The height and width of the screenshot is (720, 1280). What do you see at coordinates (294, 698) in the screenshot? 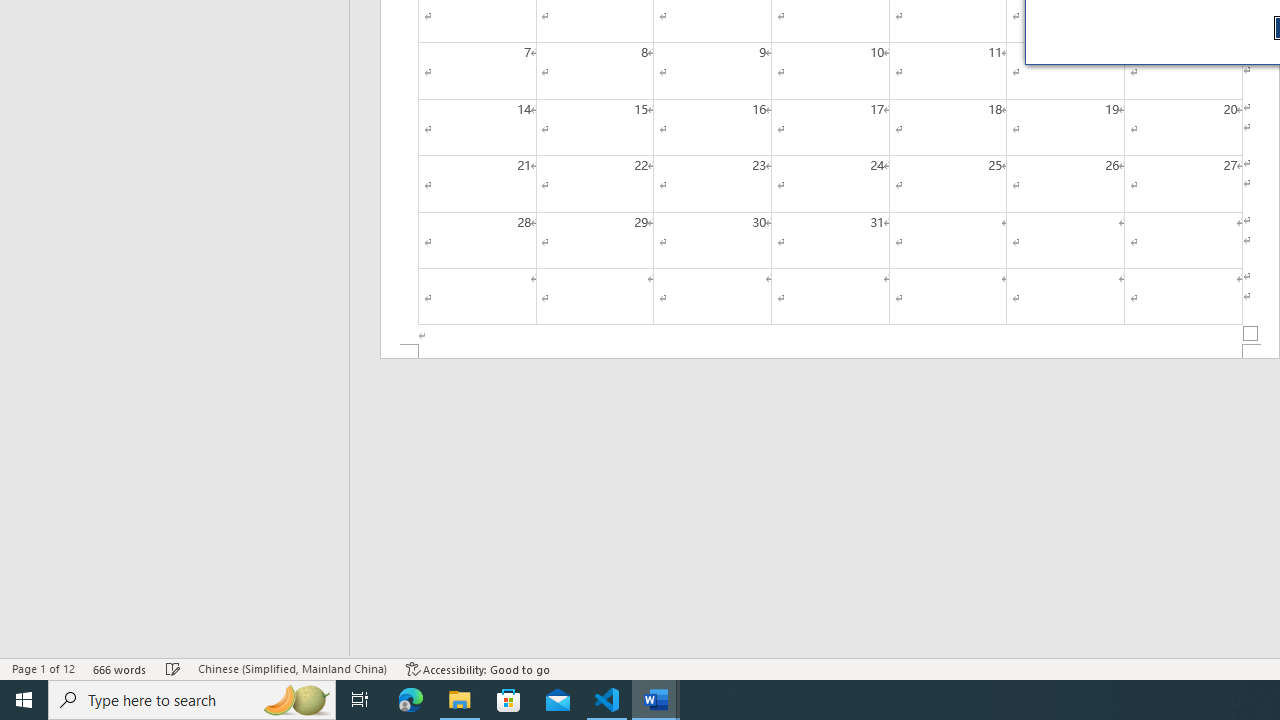
I see `'Search highlights icon opens search home window'` at bounding box center [294, 698].